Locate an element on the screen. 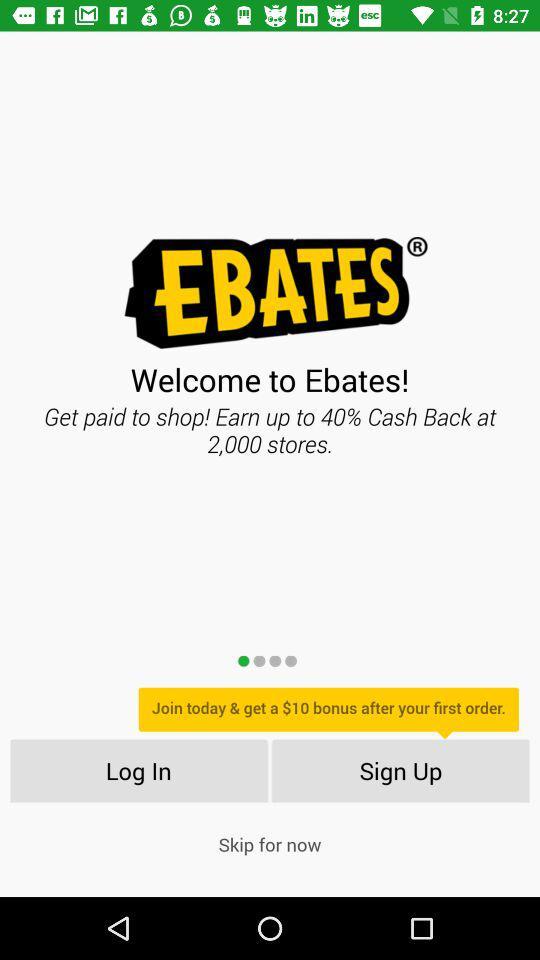 The image size is (540, 960). the item above skip for now icon is located at coordinates (401, 769).